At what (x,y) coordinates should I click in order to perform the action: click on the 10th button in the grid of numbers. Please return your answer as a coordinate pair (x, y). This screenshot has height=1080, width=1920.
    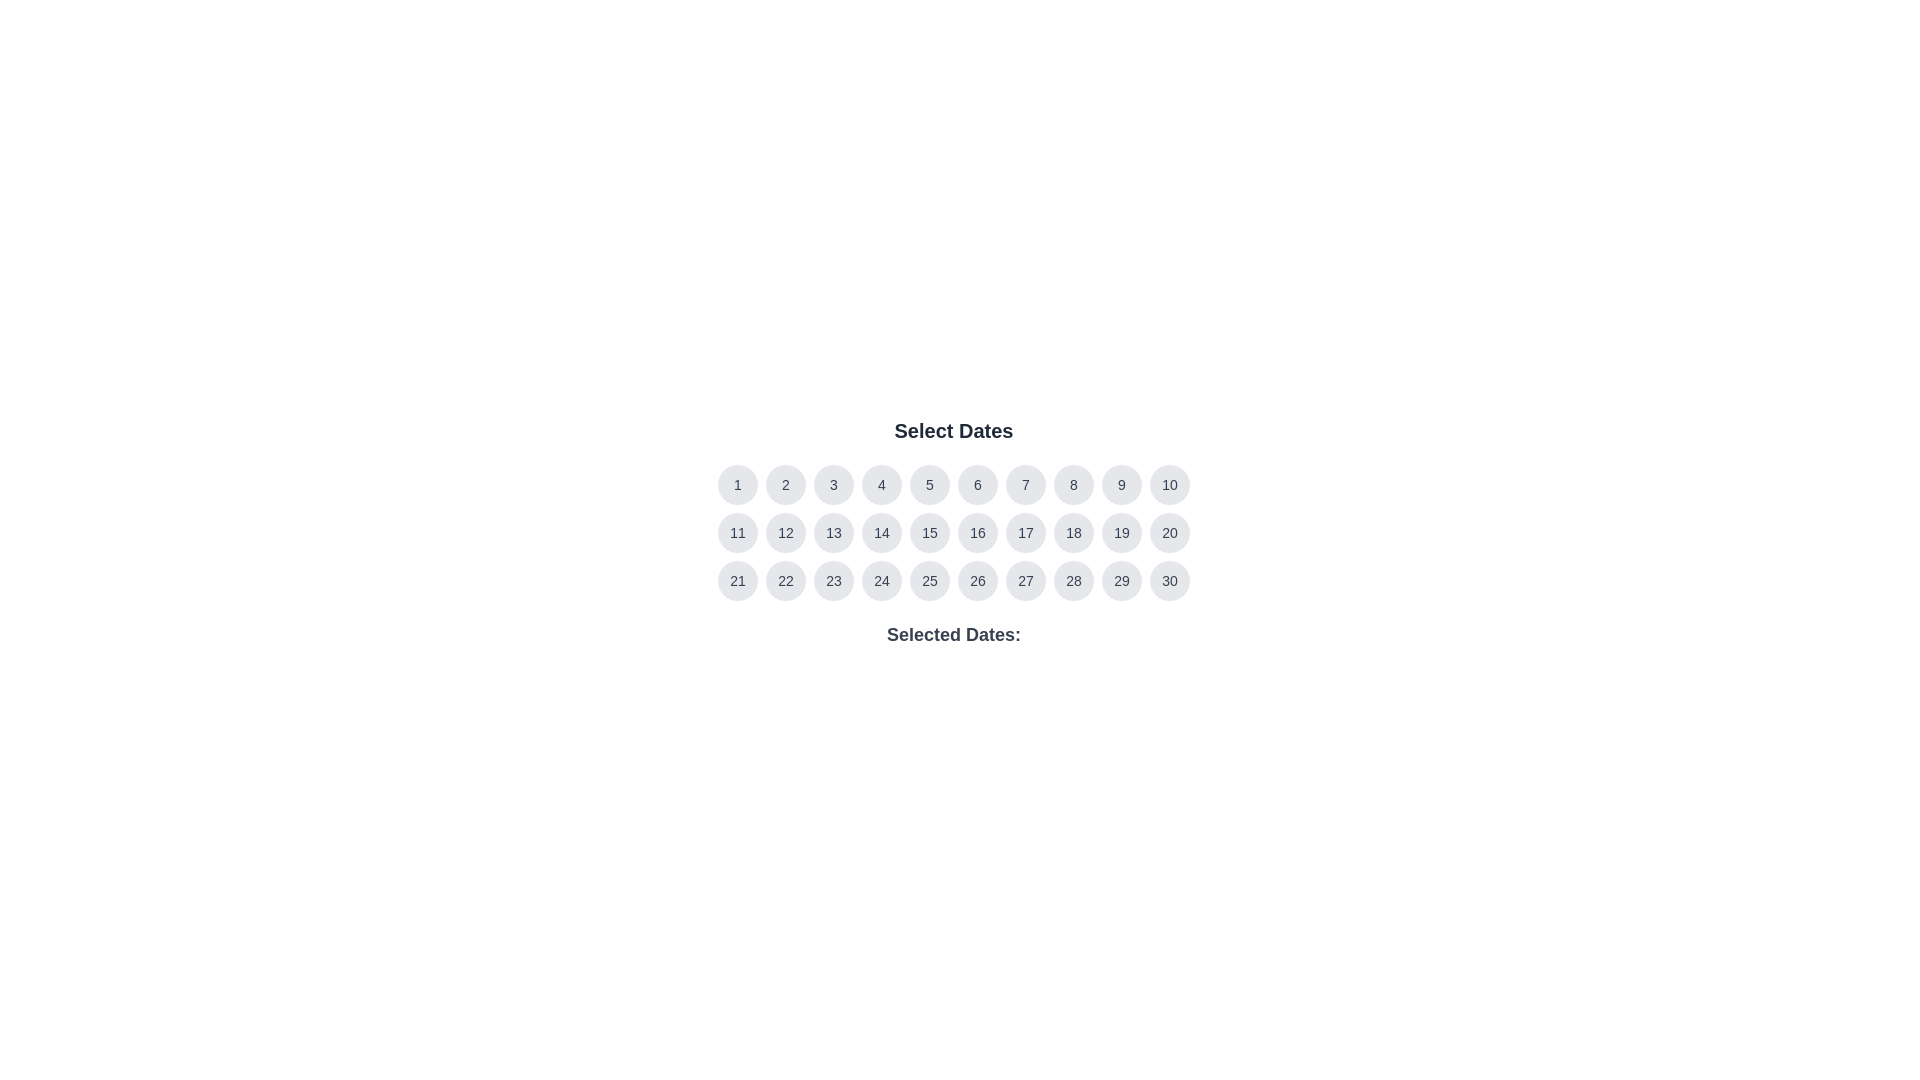
    Looking at the image, I should click on (1170, 485).